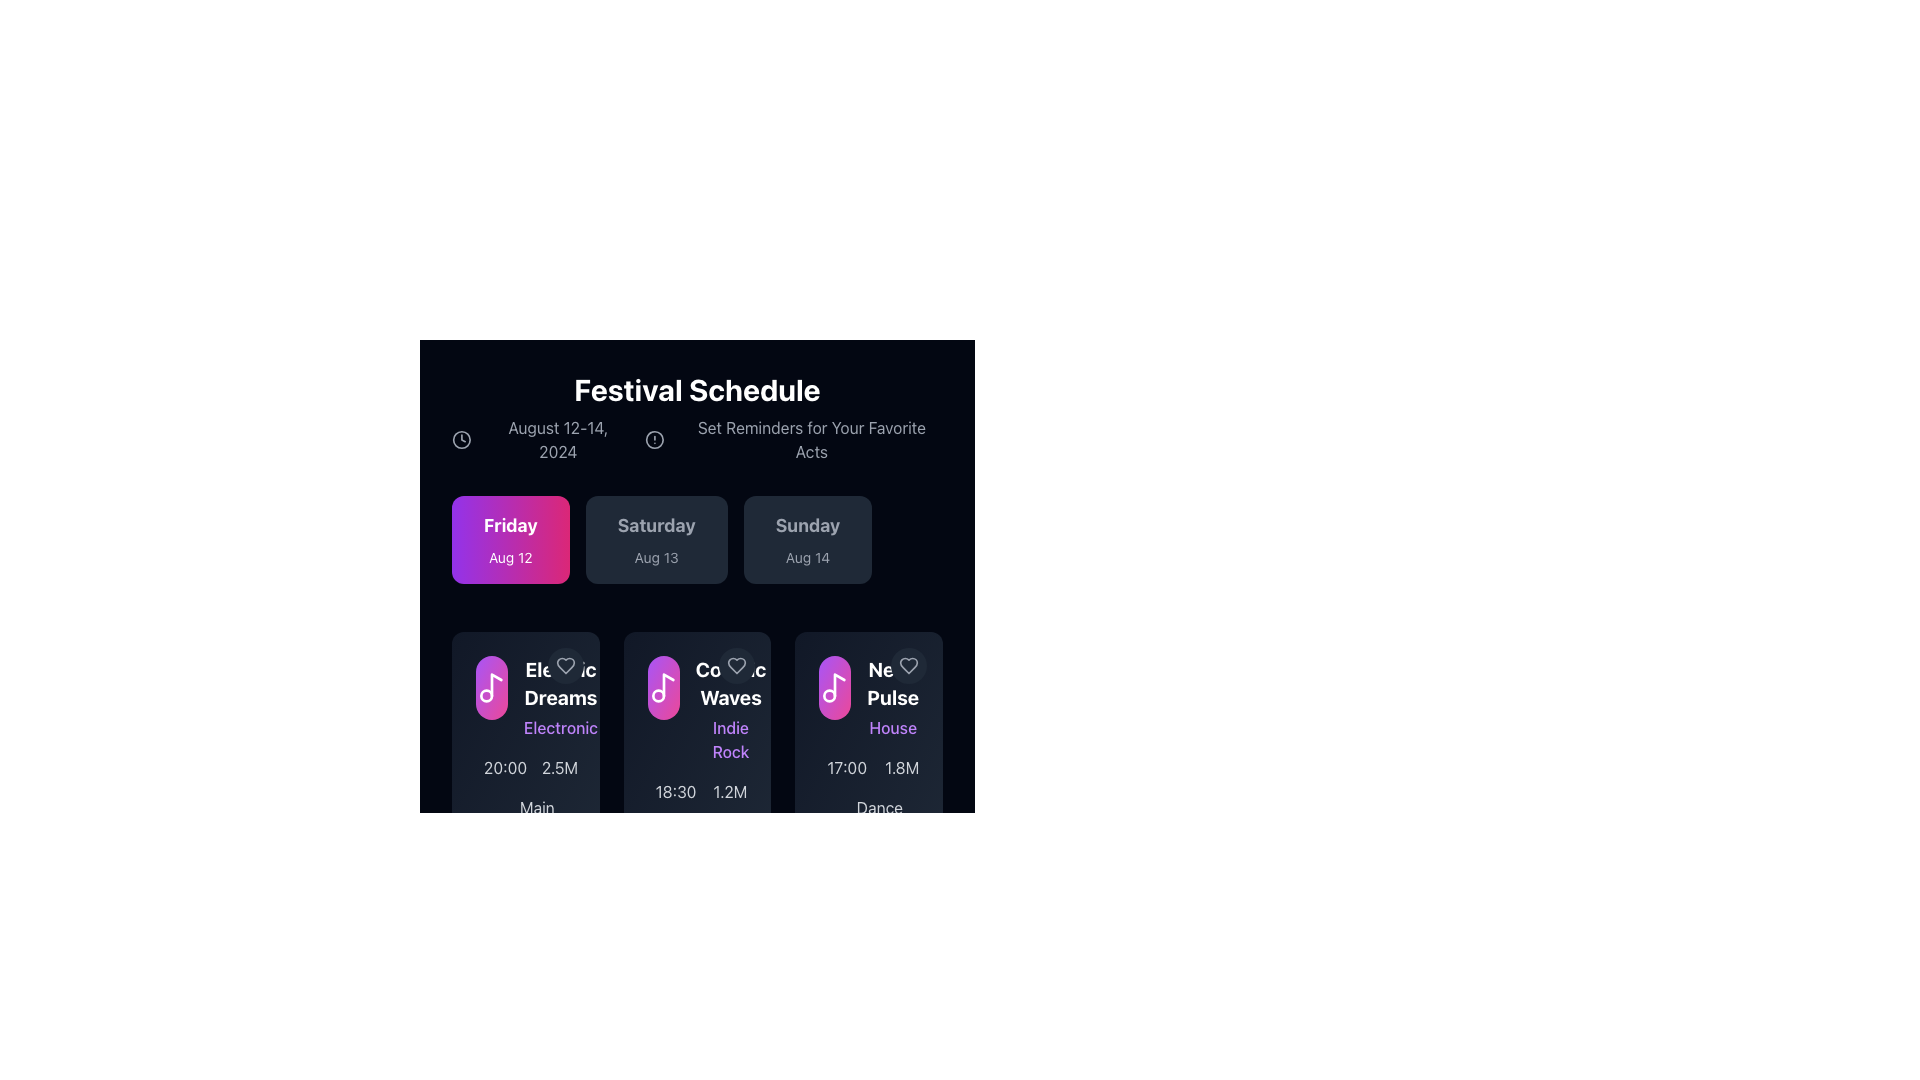 The height and width of the screenshot is (1080, 1920). Describe the element at coordinates (736, 666) in the screenshot. I see `the heart icon outlined in gray located in the top-right corner of the grid card` at that location.